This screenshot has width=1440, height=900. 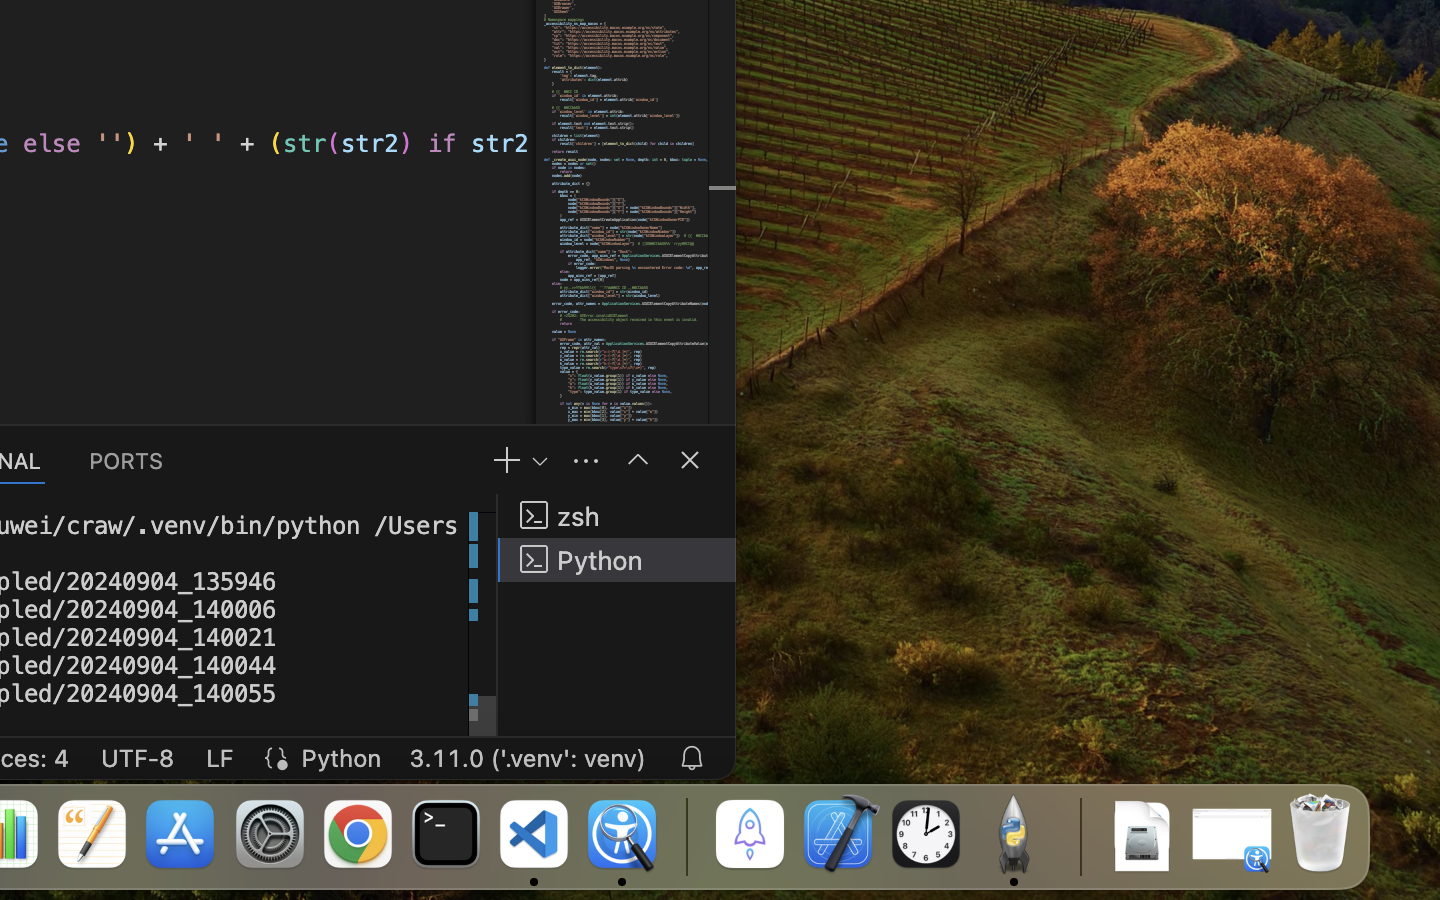 I want to click on 'Python ', so click(x=616, y=558).